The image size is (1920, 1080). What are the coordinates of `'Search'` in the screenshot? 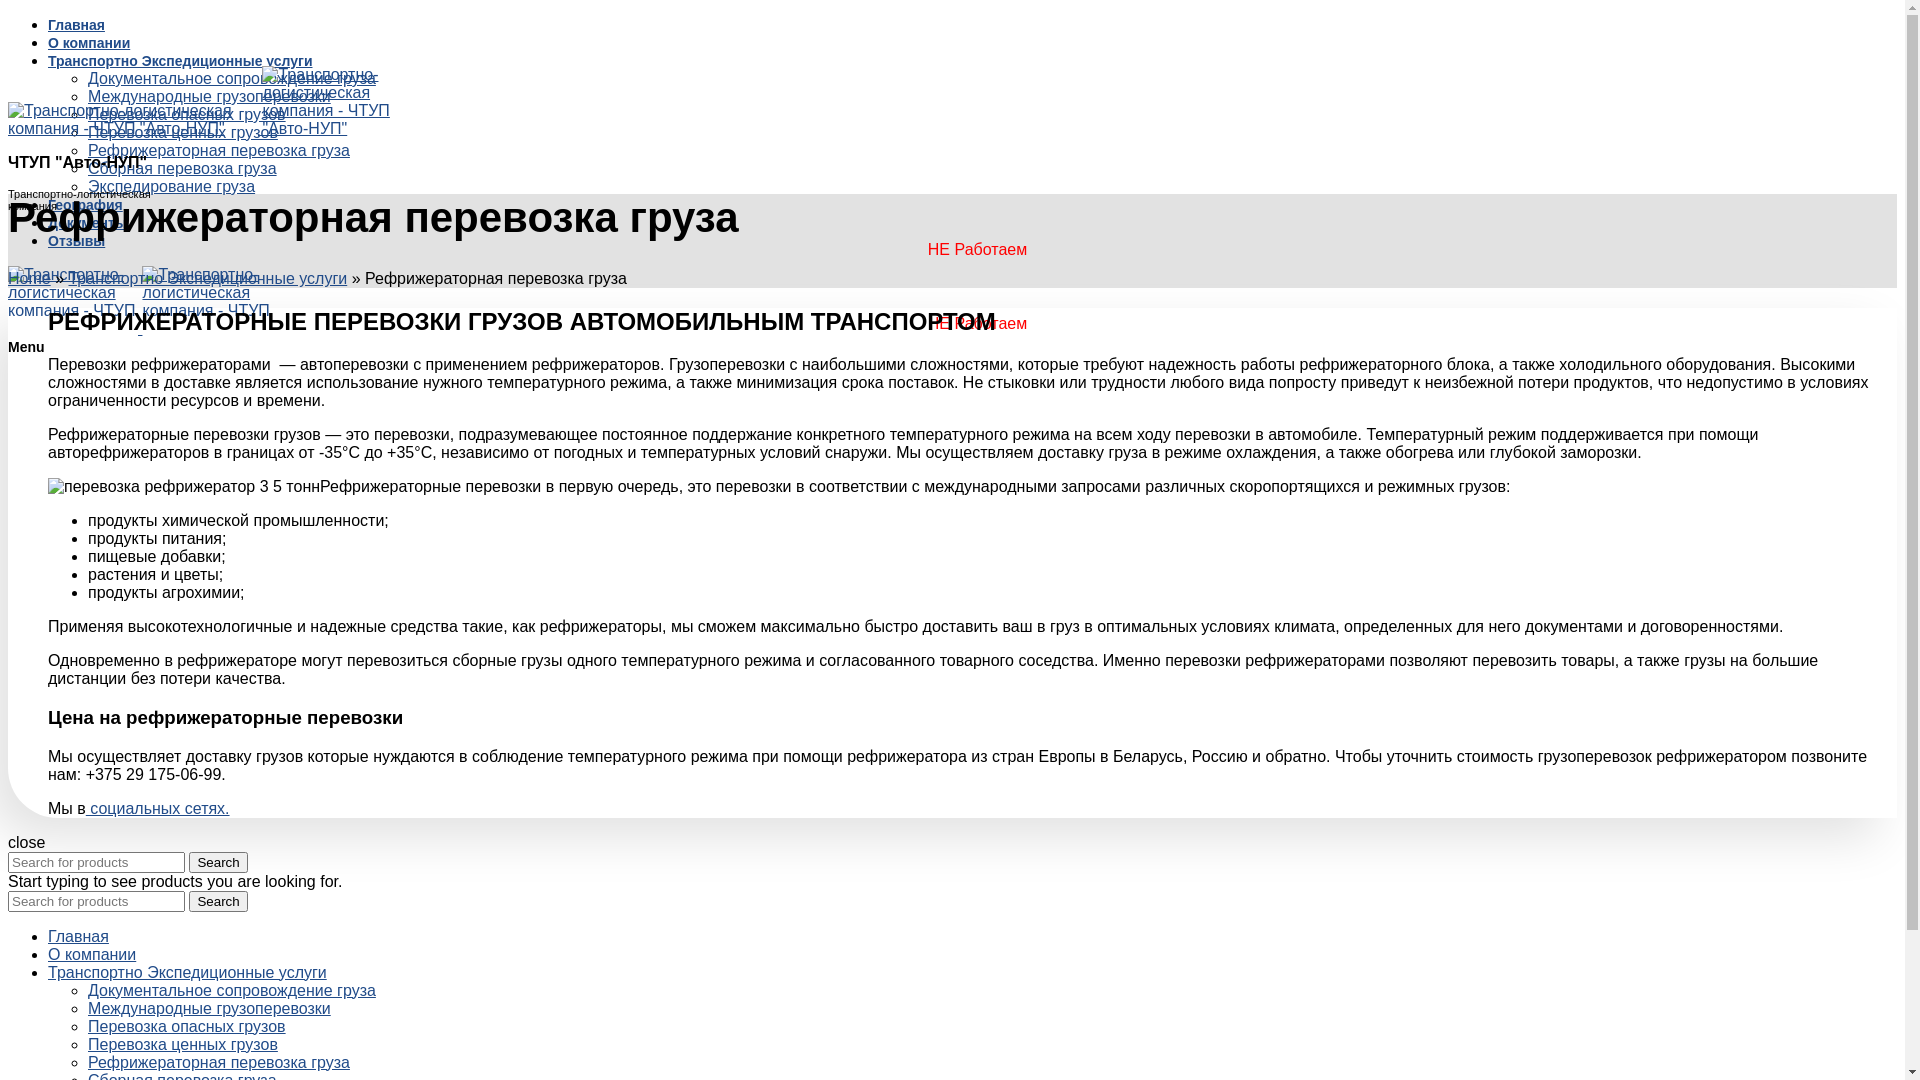 It's located at (217, 900).